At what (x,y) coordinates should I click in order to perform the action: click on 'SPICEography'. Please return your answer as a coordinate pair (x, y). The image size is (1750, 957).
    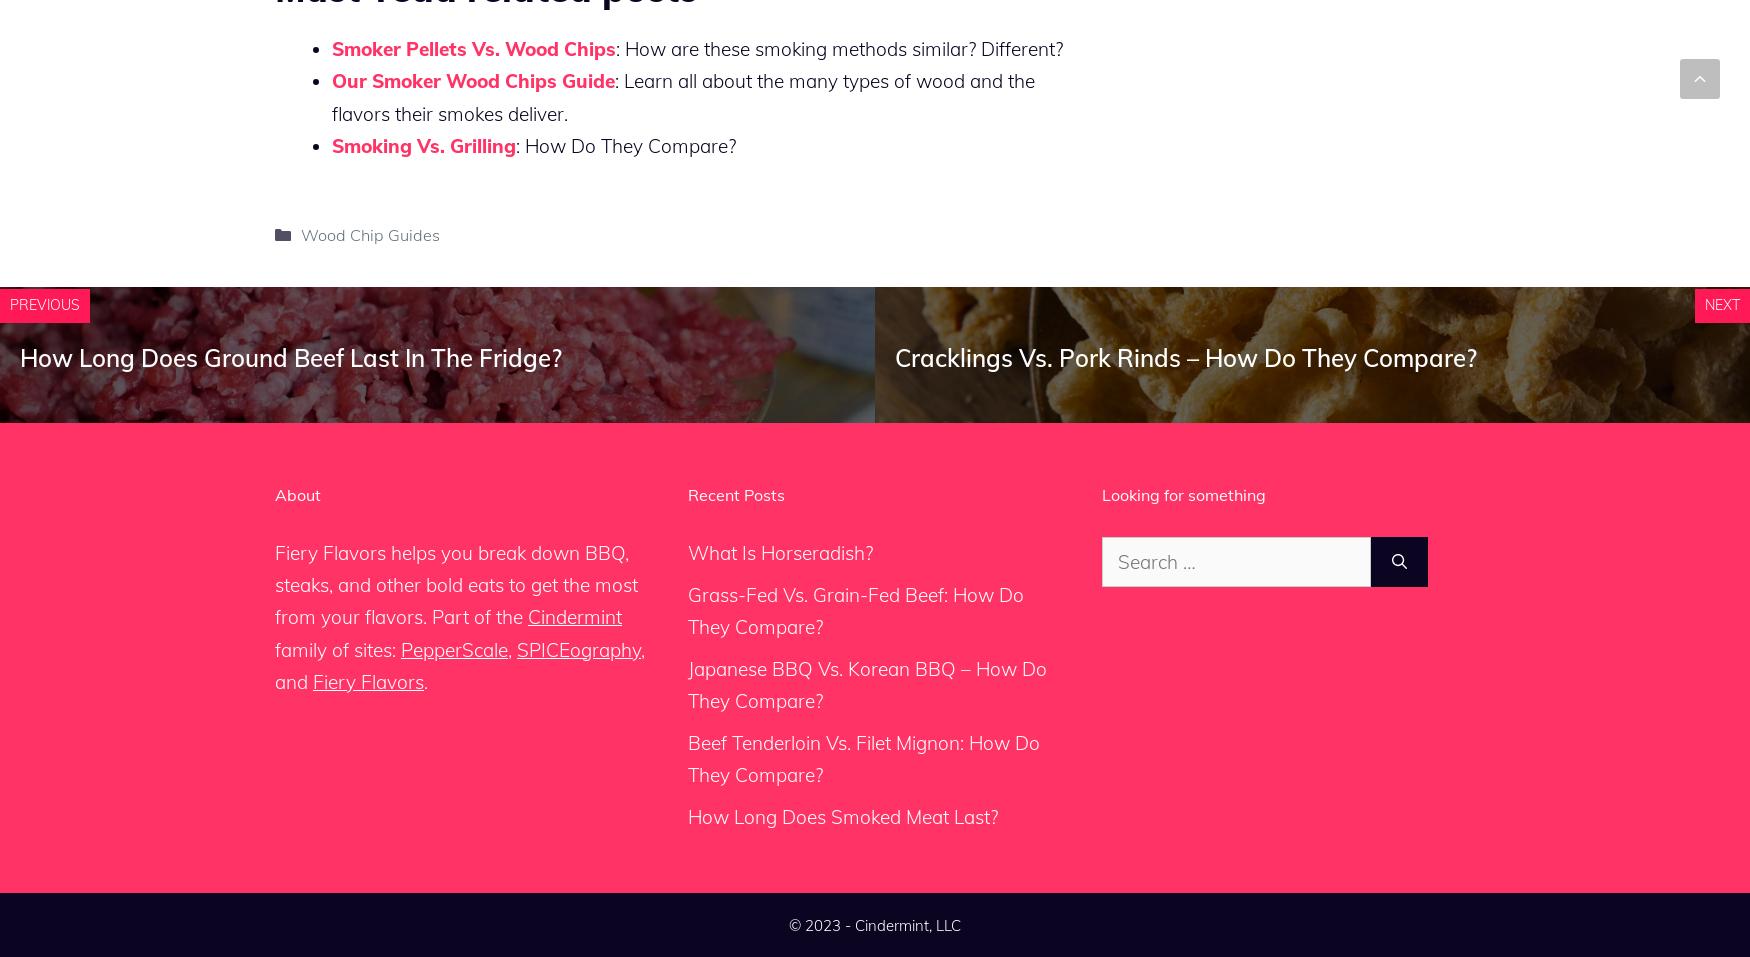
    Looking at the image, I should click on (515, 648).